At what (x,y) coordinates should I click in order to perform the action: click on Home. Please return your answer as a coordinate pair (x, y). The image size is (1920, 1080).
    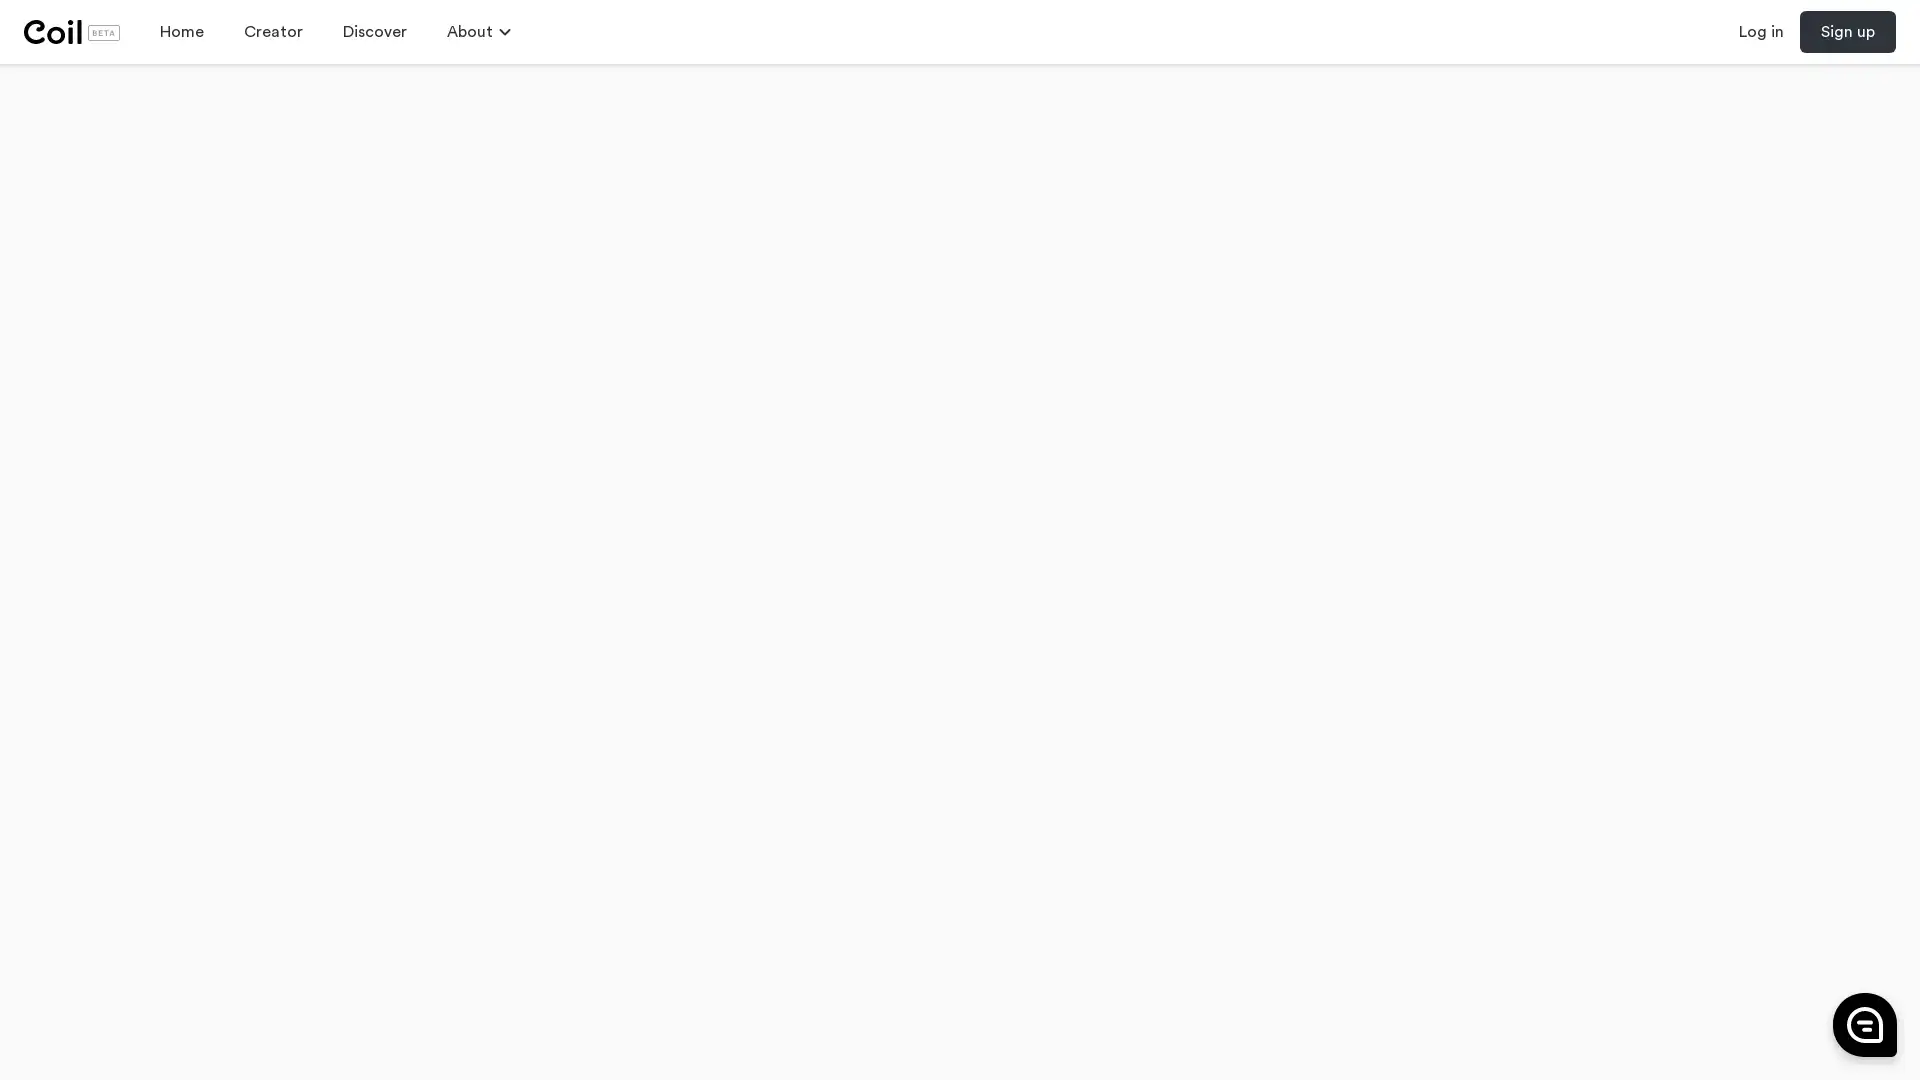
    Looking at the image, I should click on (182, 31).